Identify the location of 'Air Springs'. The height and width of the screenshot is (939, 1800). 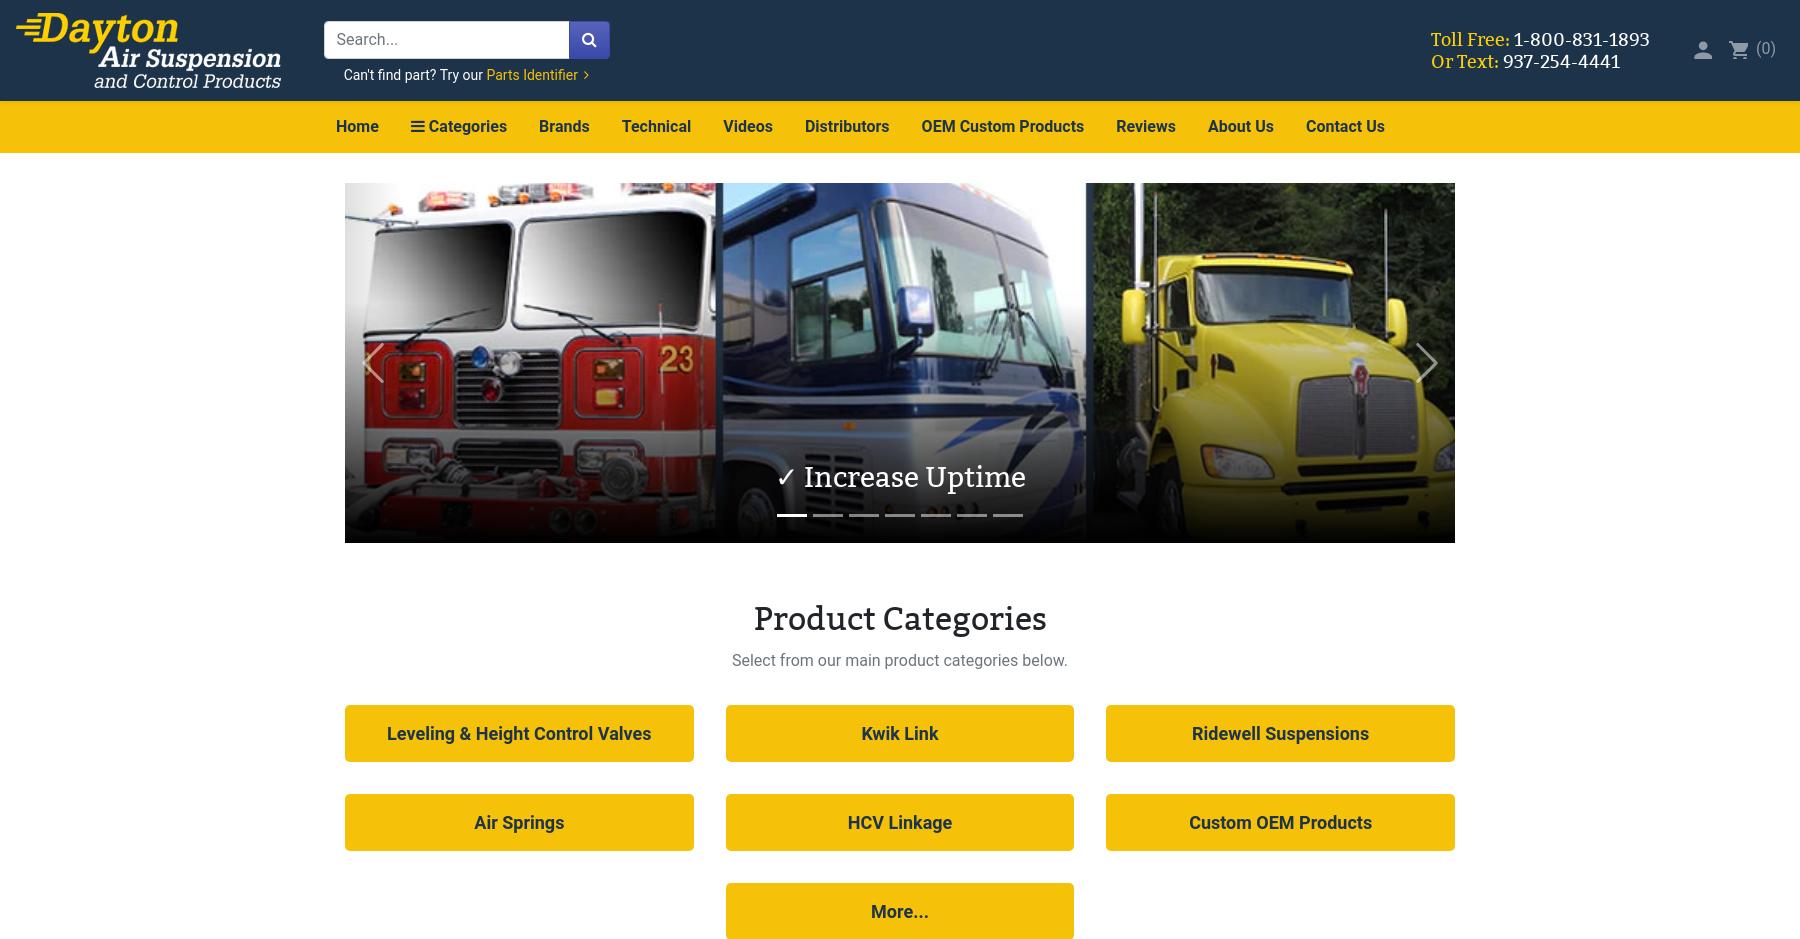
(517, 821).